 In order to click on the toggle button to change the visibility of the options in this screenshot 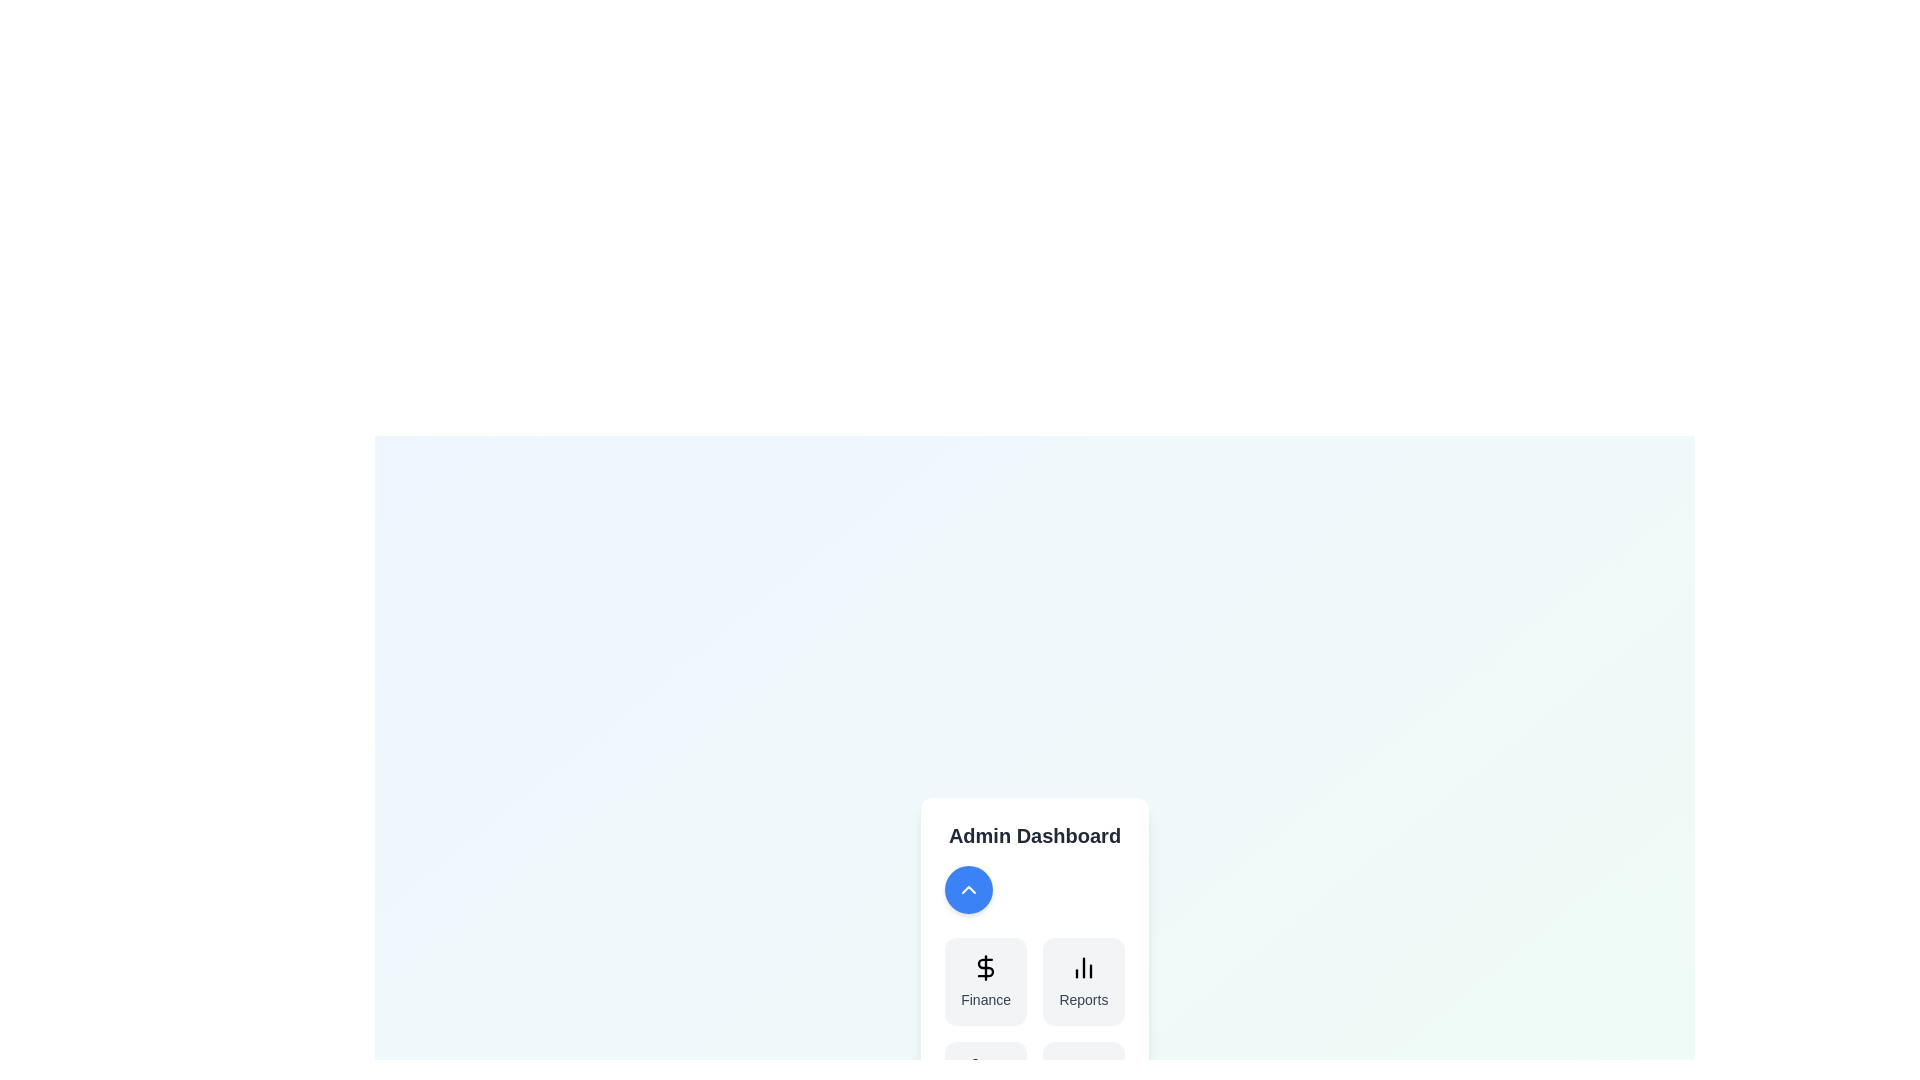, I will do `click(969, 889)`.